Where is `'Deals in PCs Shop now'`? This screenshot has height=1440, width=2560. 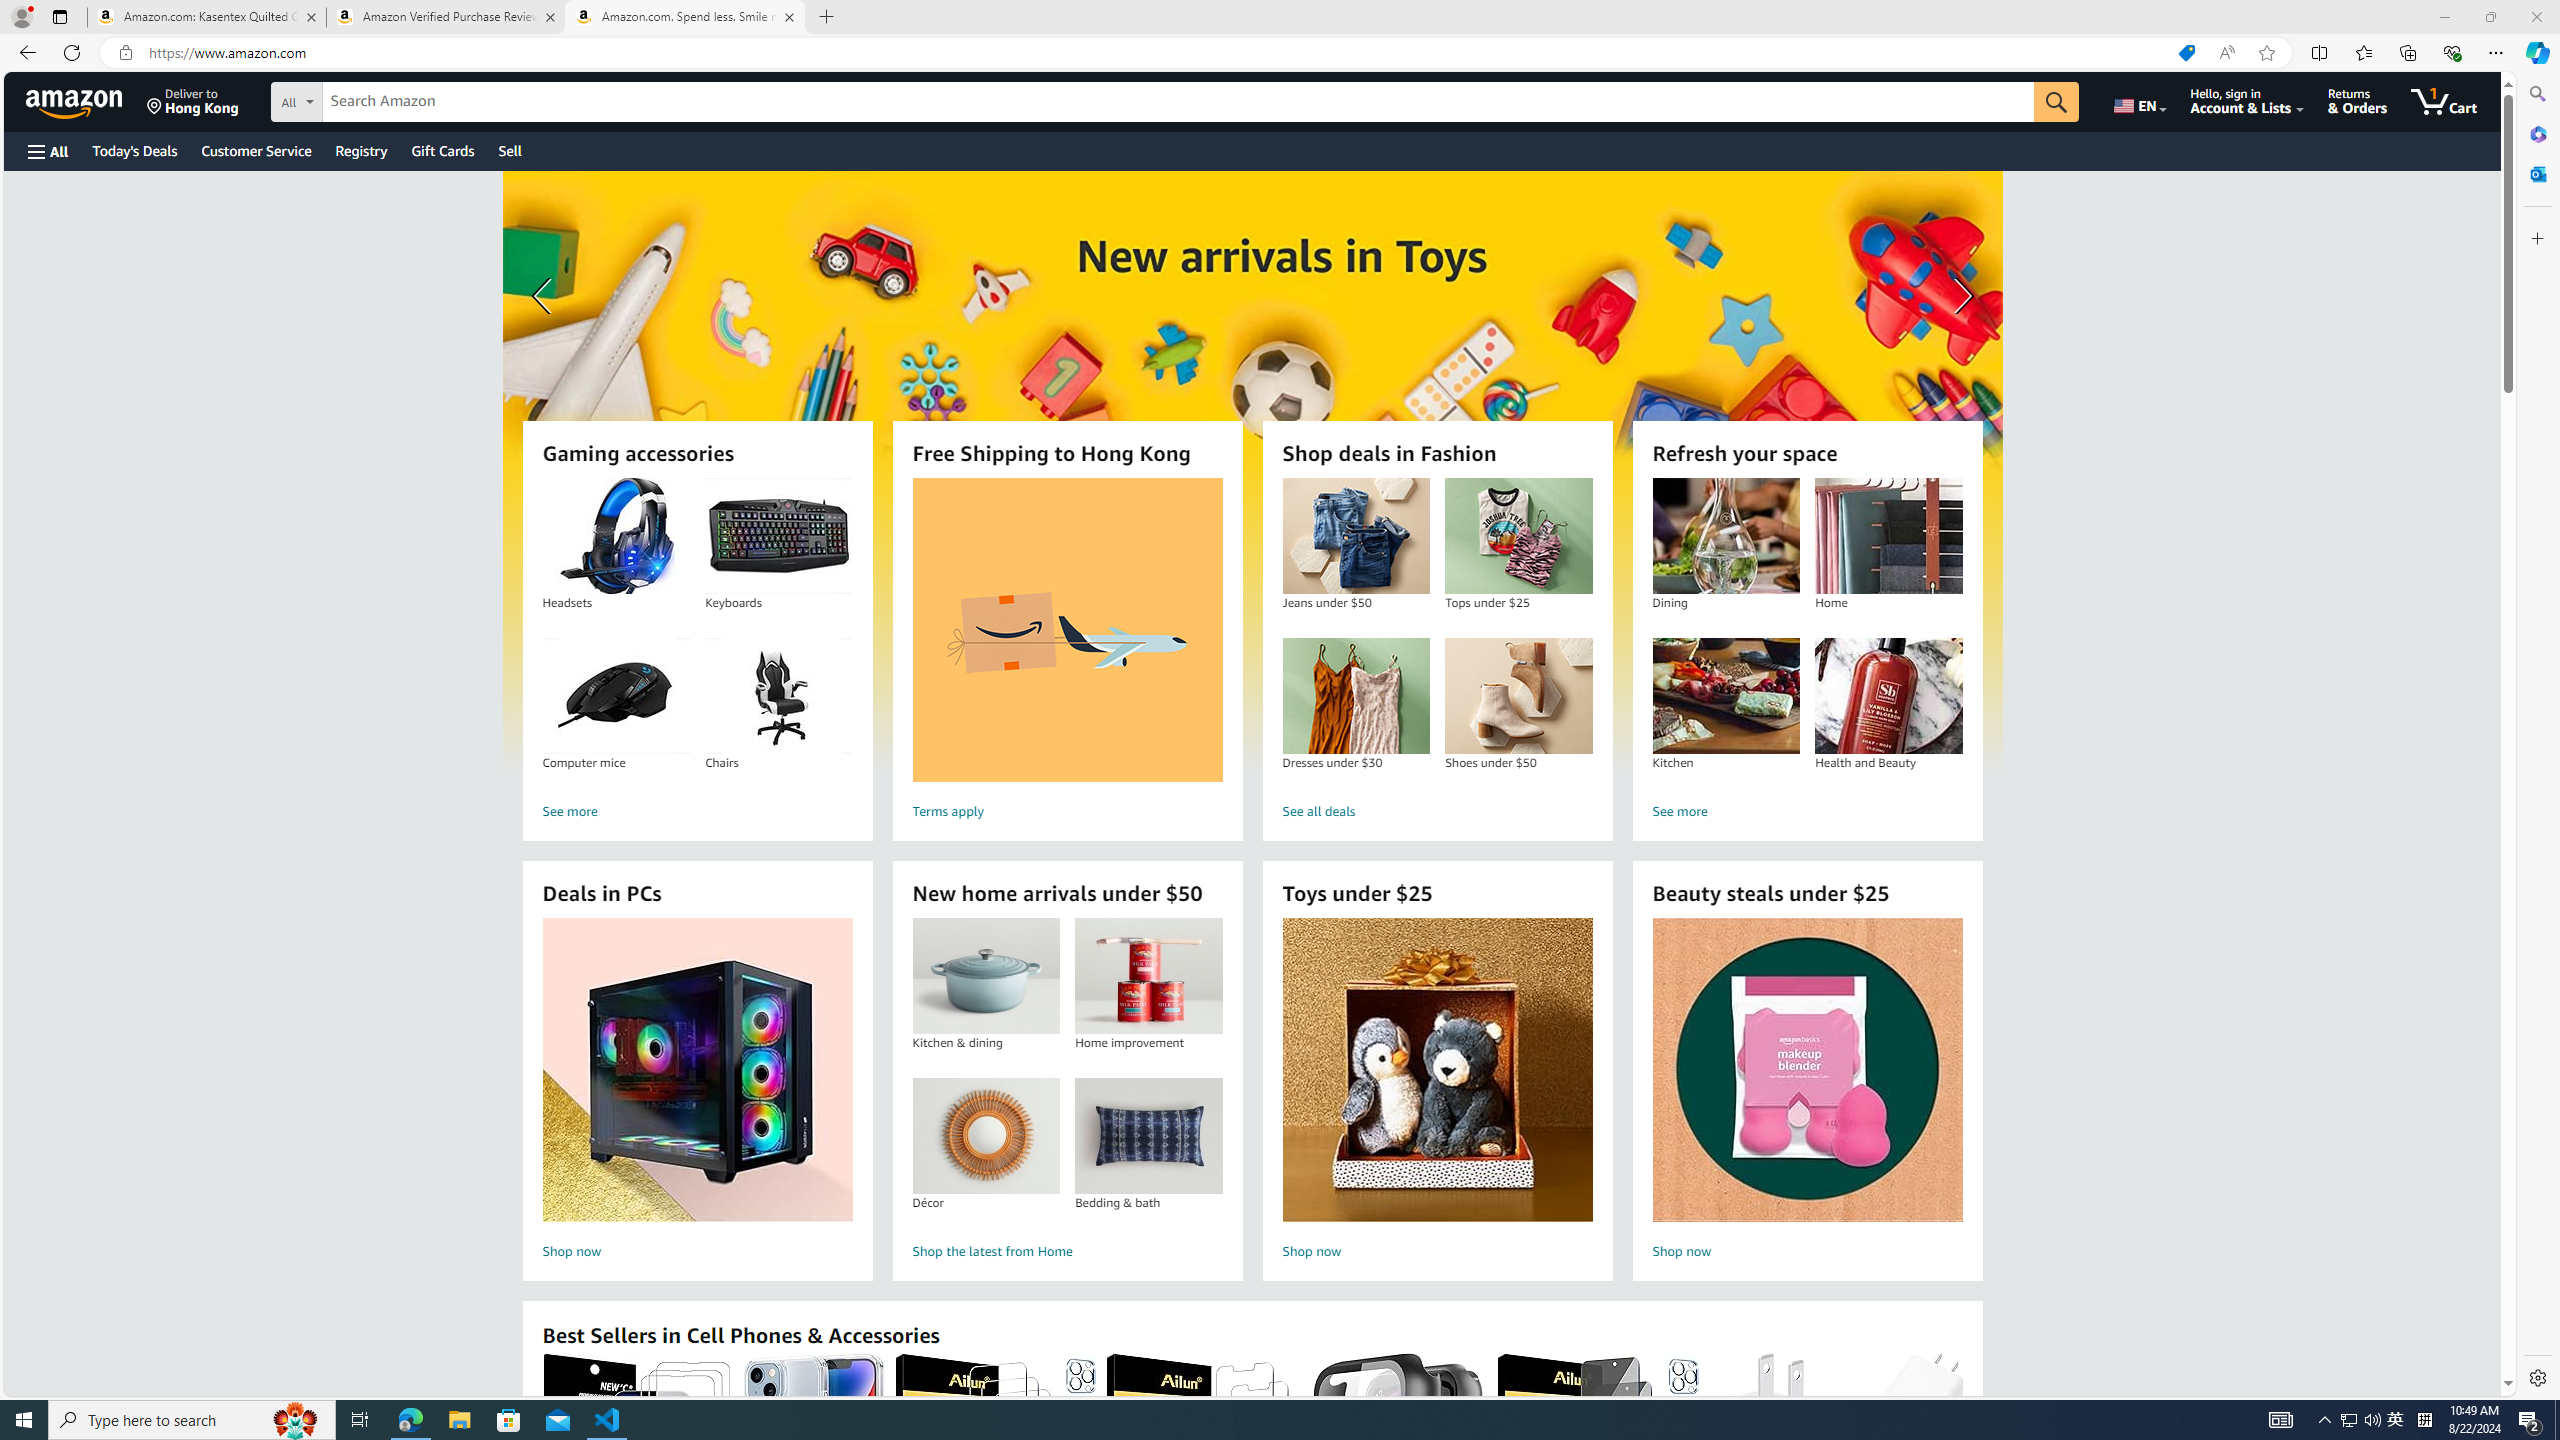
'Deals in PCs Shop now' is located at coordinates (697, 1091).